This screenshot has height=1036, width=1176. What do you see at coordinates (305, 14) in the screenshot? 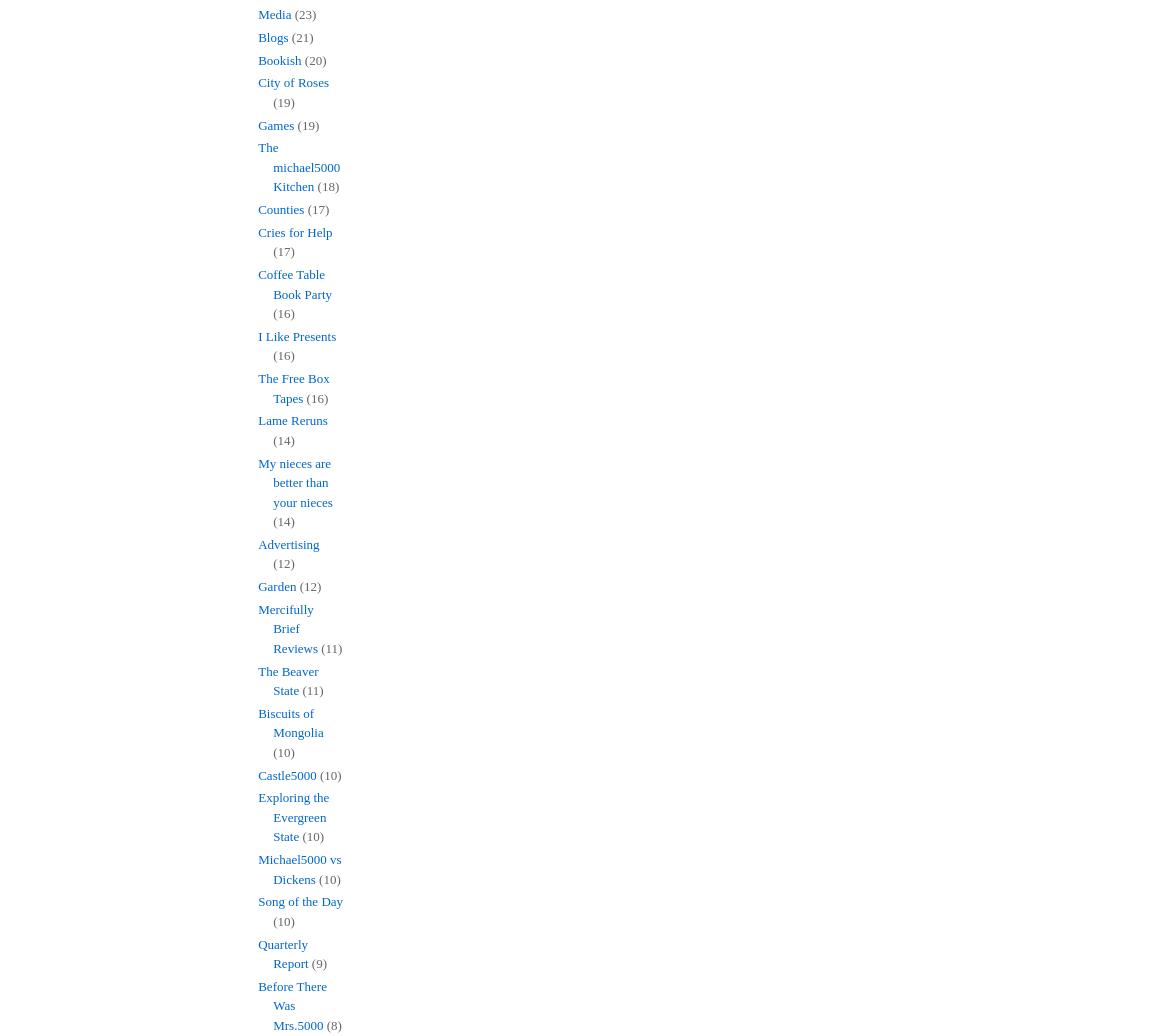
I see `'(23)'` at bounding box center [305, 14].